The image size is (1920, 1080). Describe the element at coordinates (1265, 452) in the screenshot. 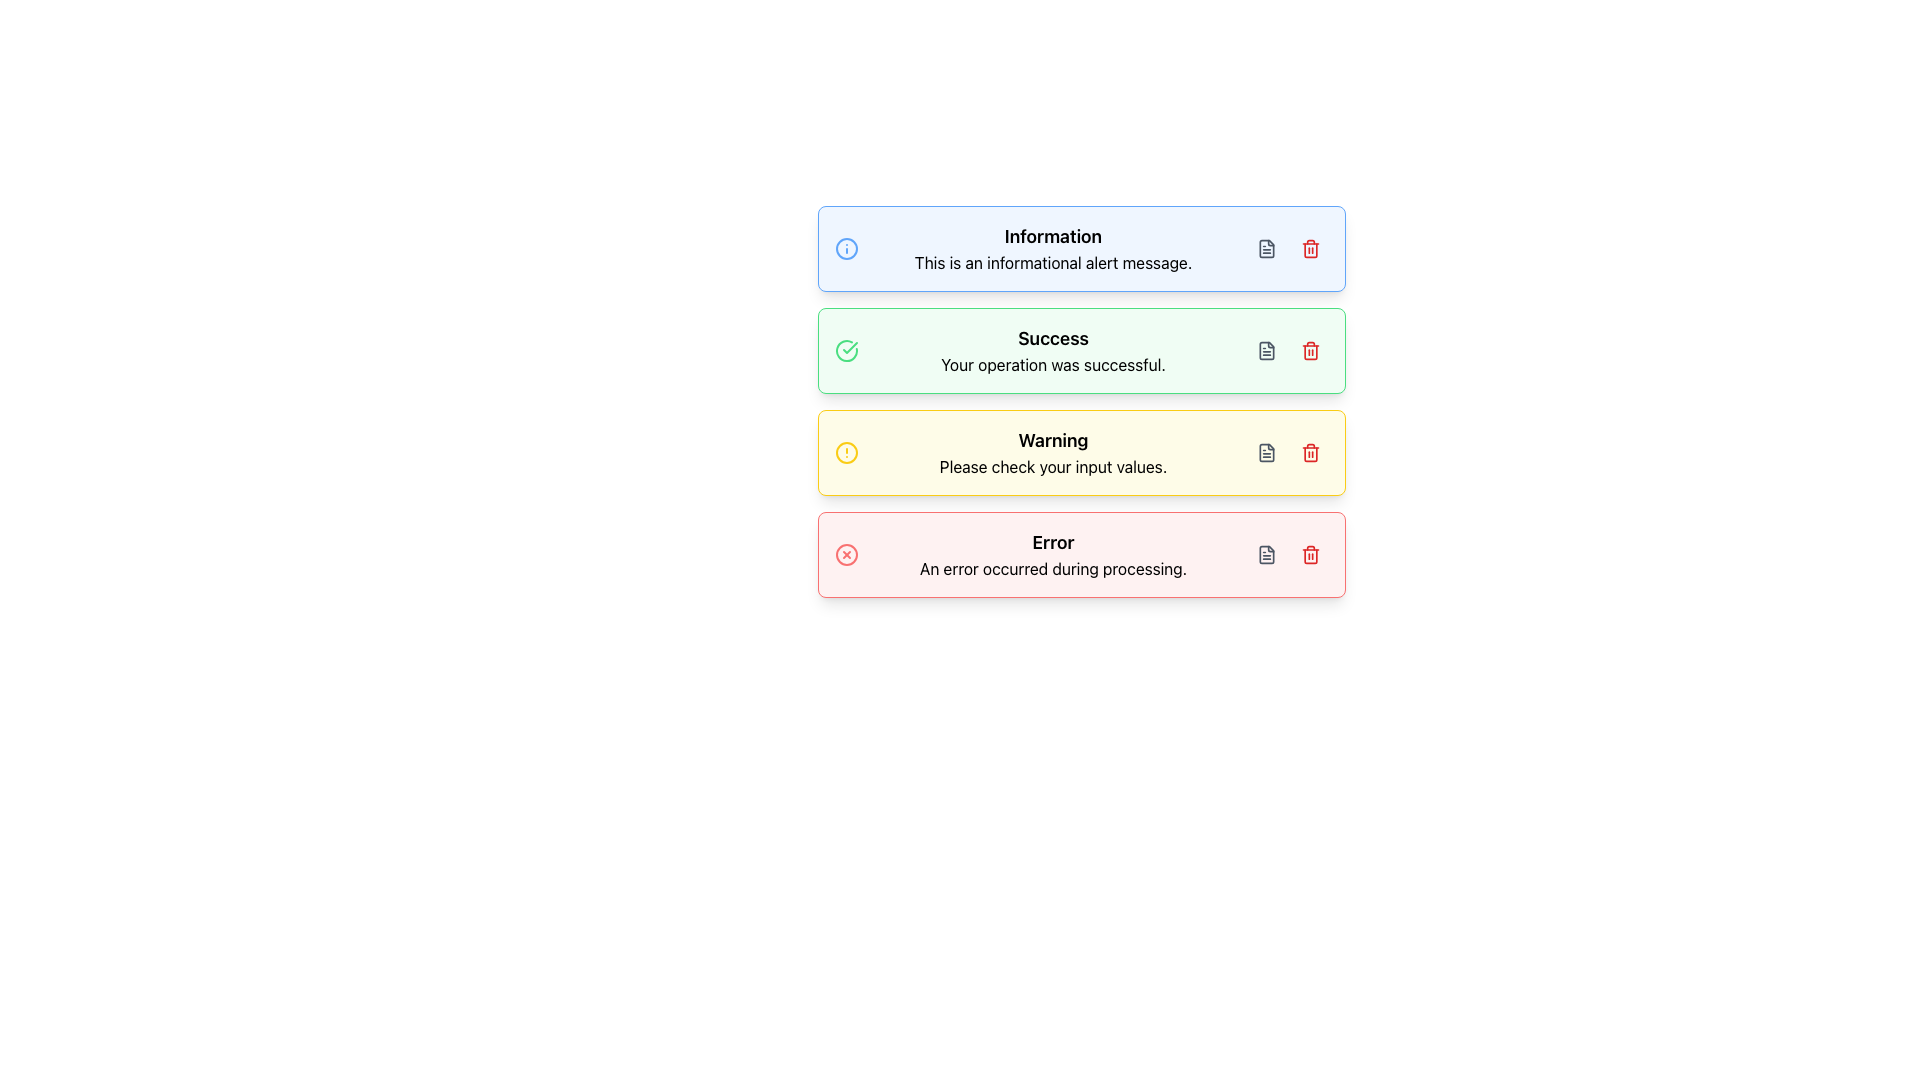

I see `the icon located to the right of the 'Warning' alert box` at that location.